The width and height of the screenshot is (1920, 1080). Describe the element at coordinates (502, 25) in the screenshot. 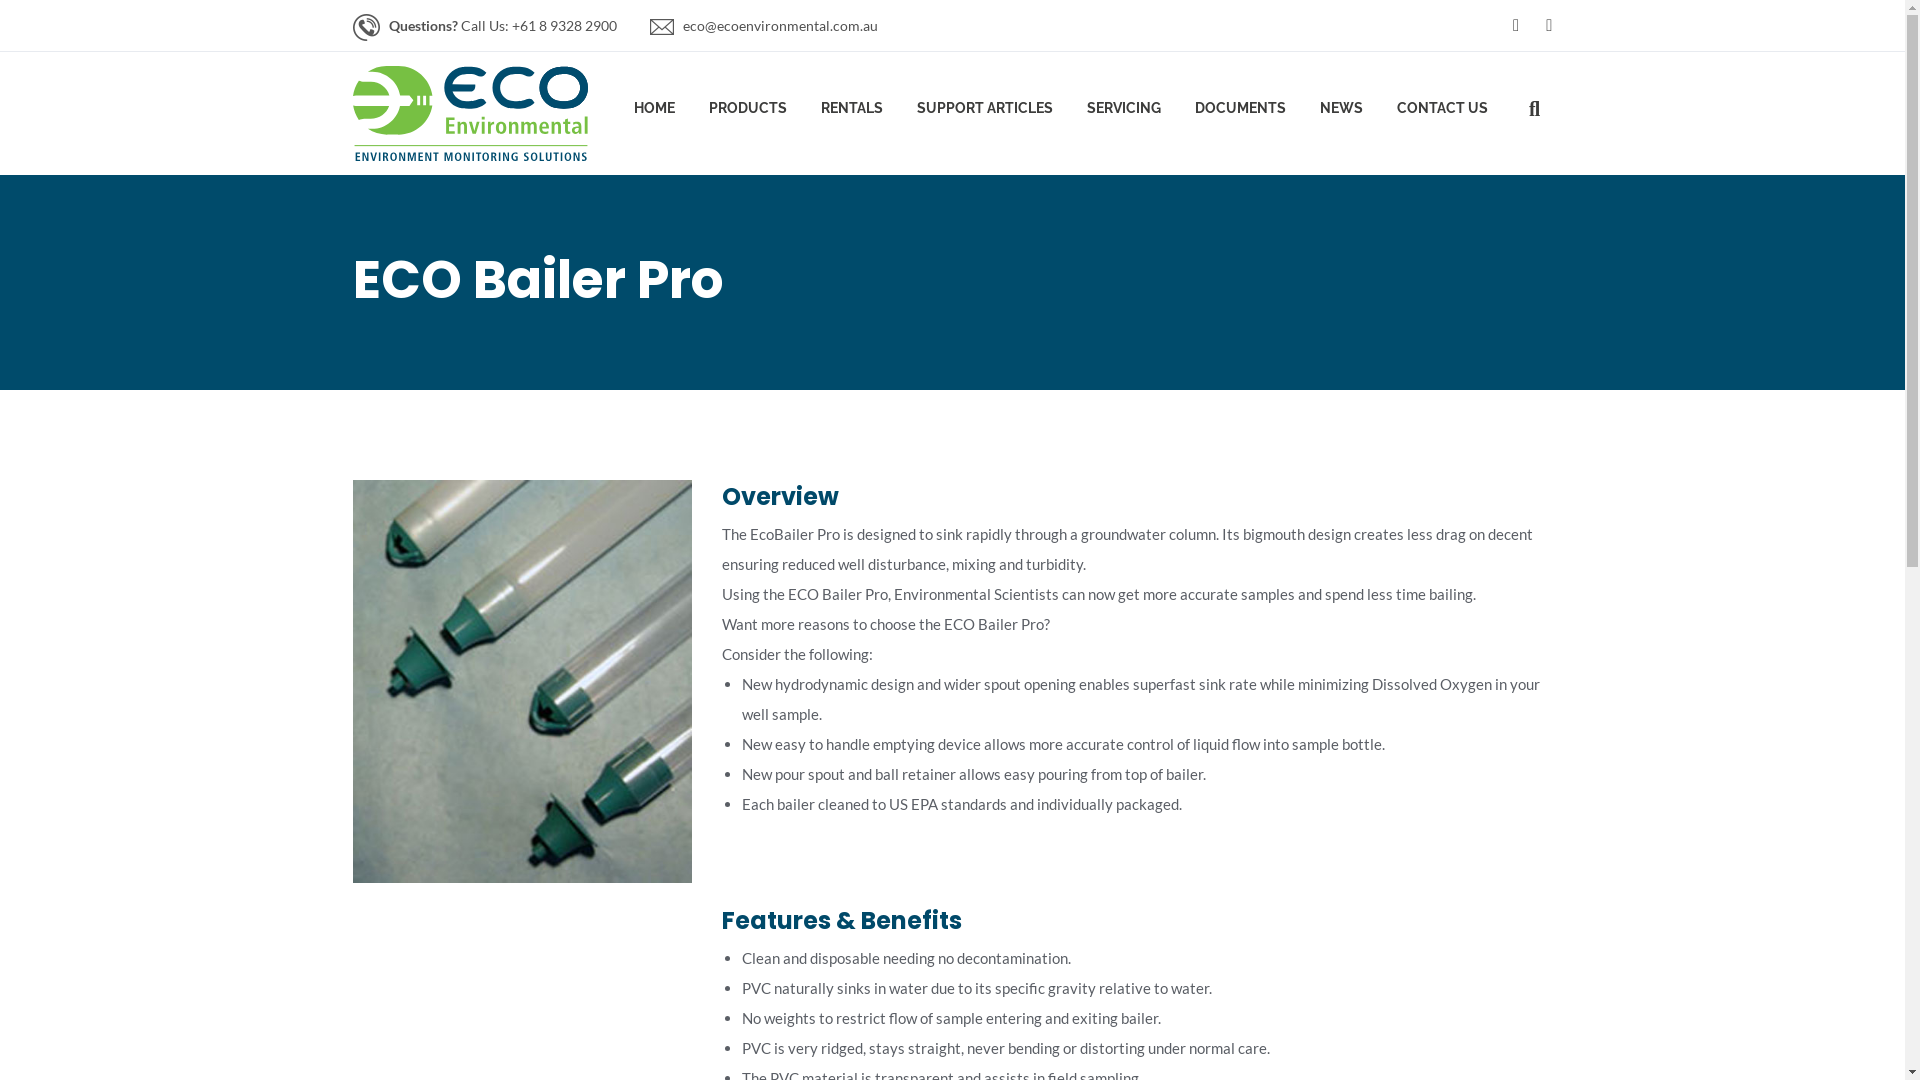

I see `'Questions? Call Us: +61 8 9328 2900'` at that location.